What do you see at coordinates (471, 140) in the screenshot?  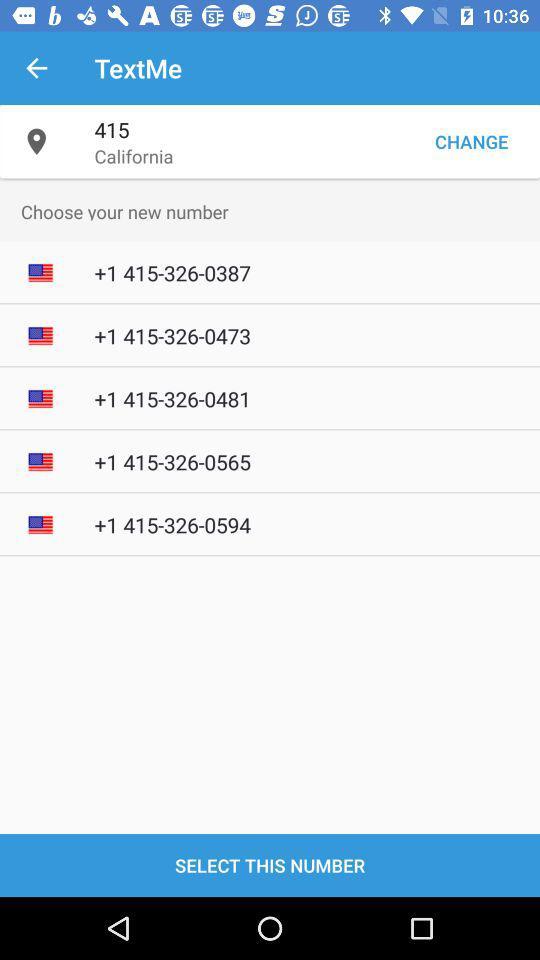 I see `the change icon` at bounding box center [471, 140].